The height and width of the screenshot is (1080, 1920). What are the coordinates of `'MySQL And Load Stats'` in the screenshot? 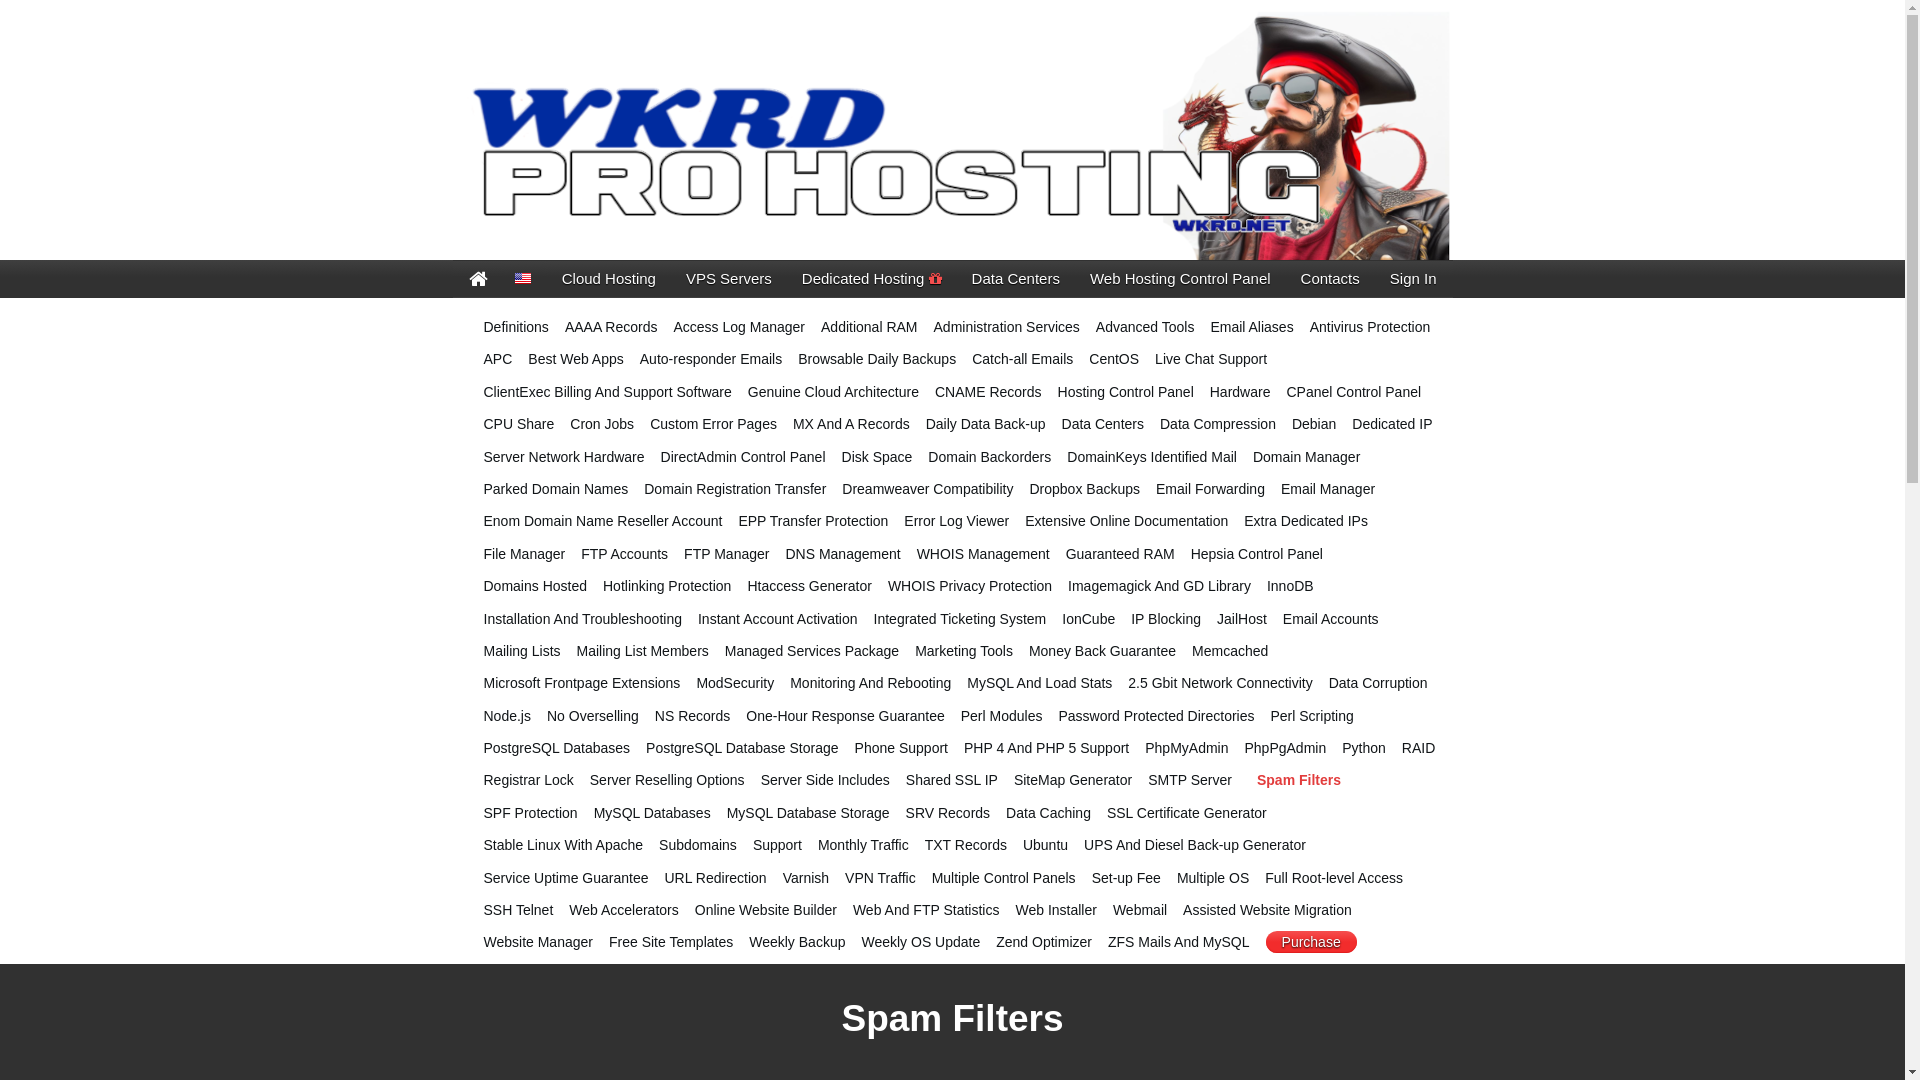 It's located at (966, 681).